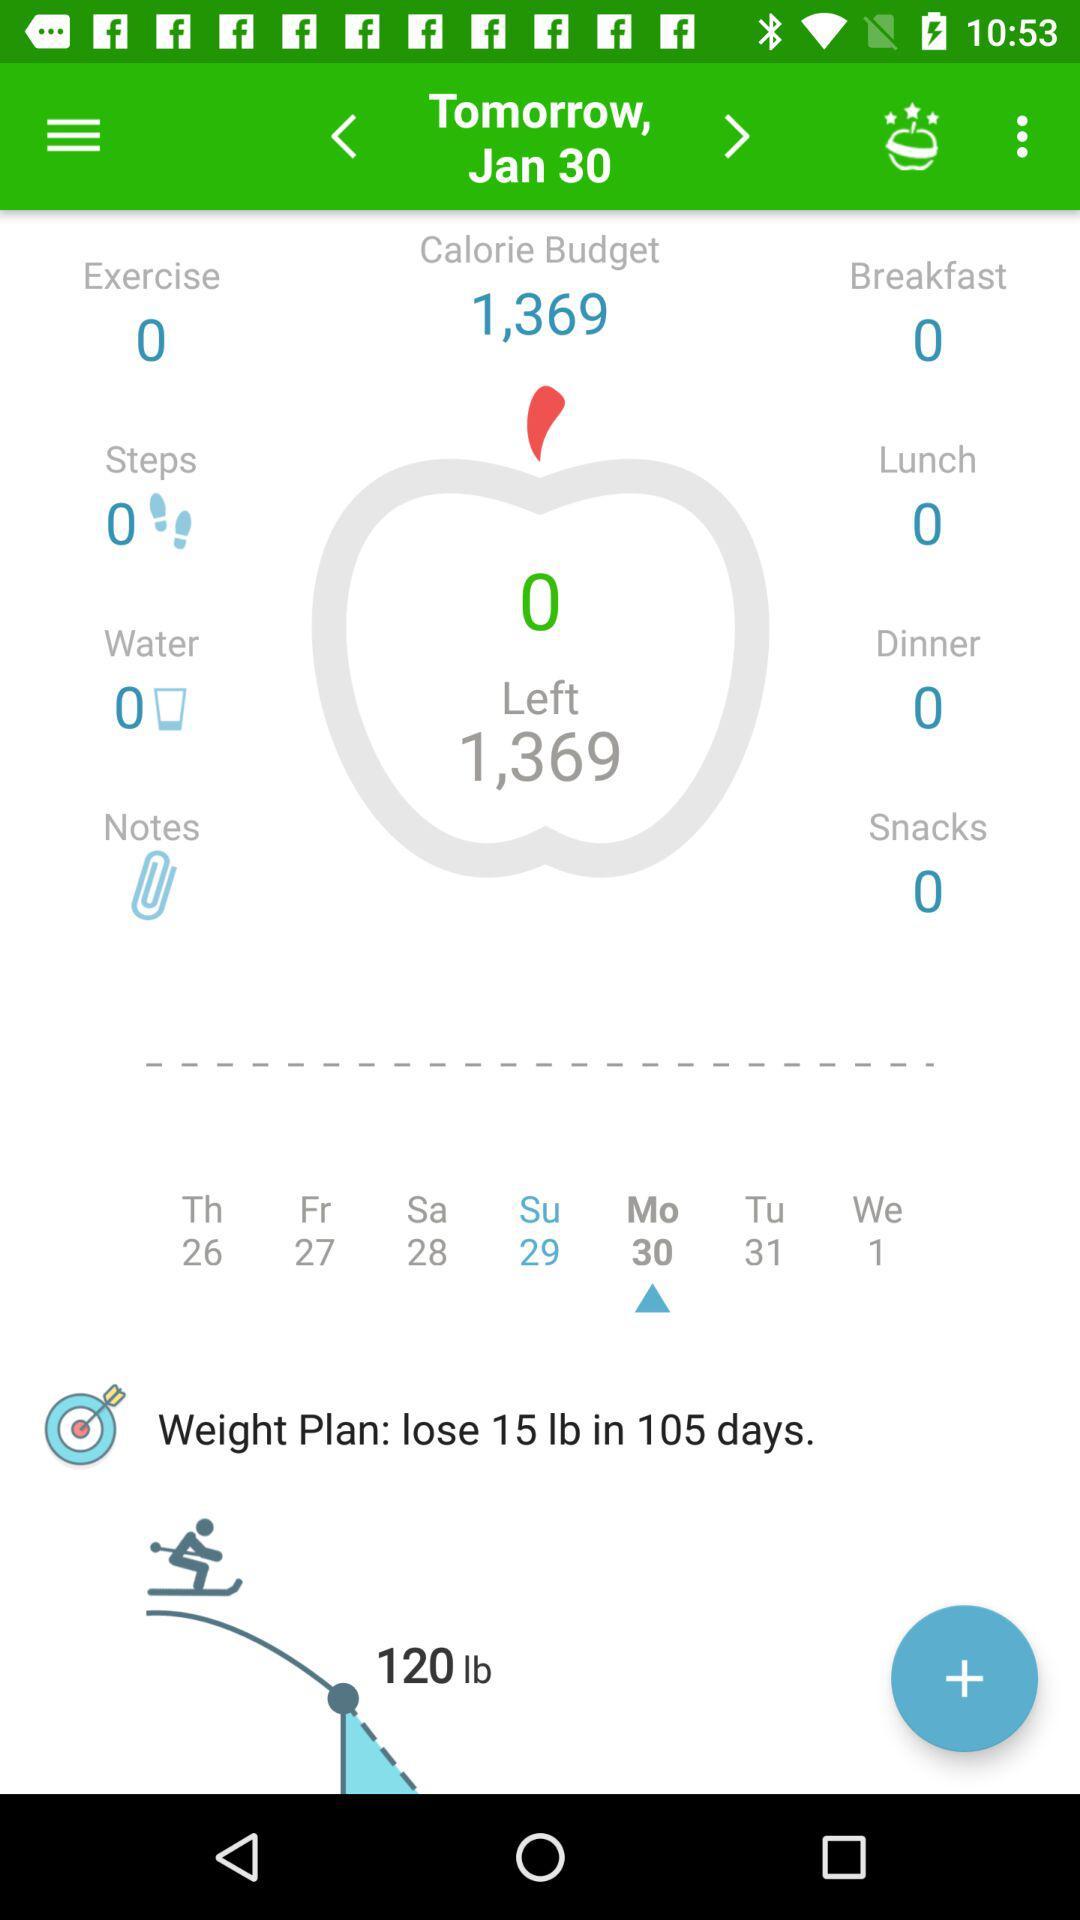  I want to click on next day, so click(737, 135).